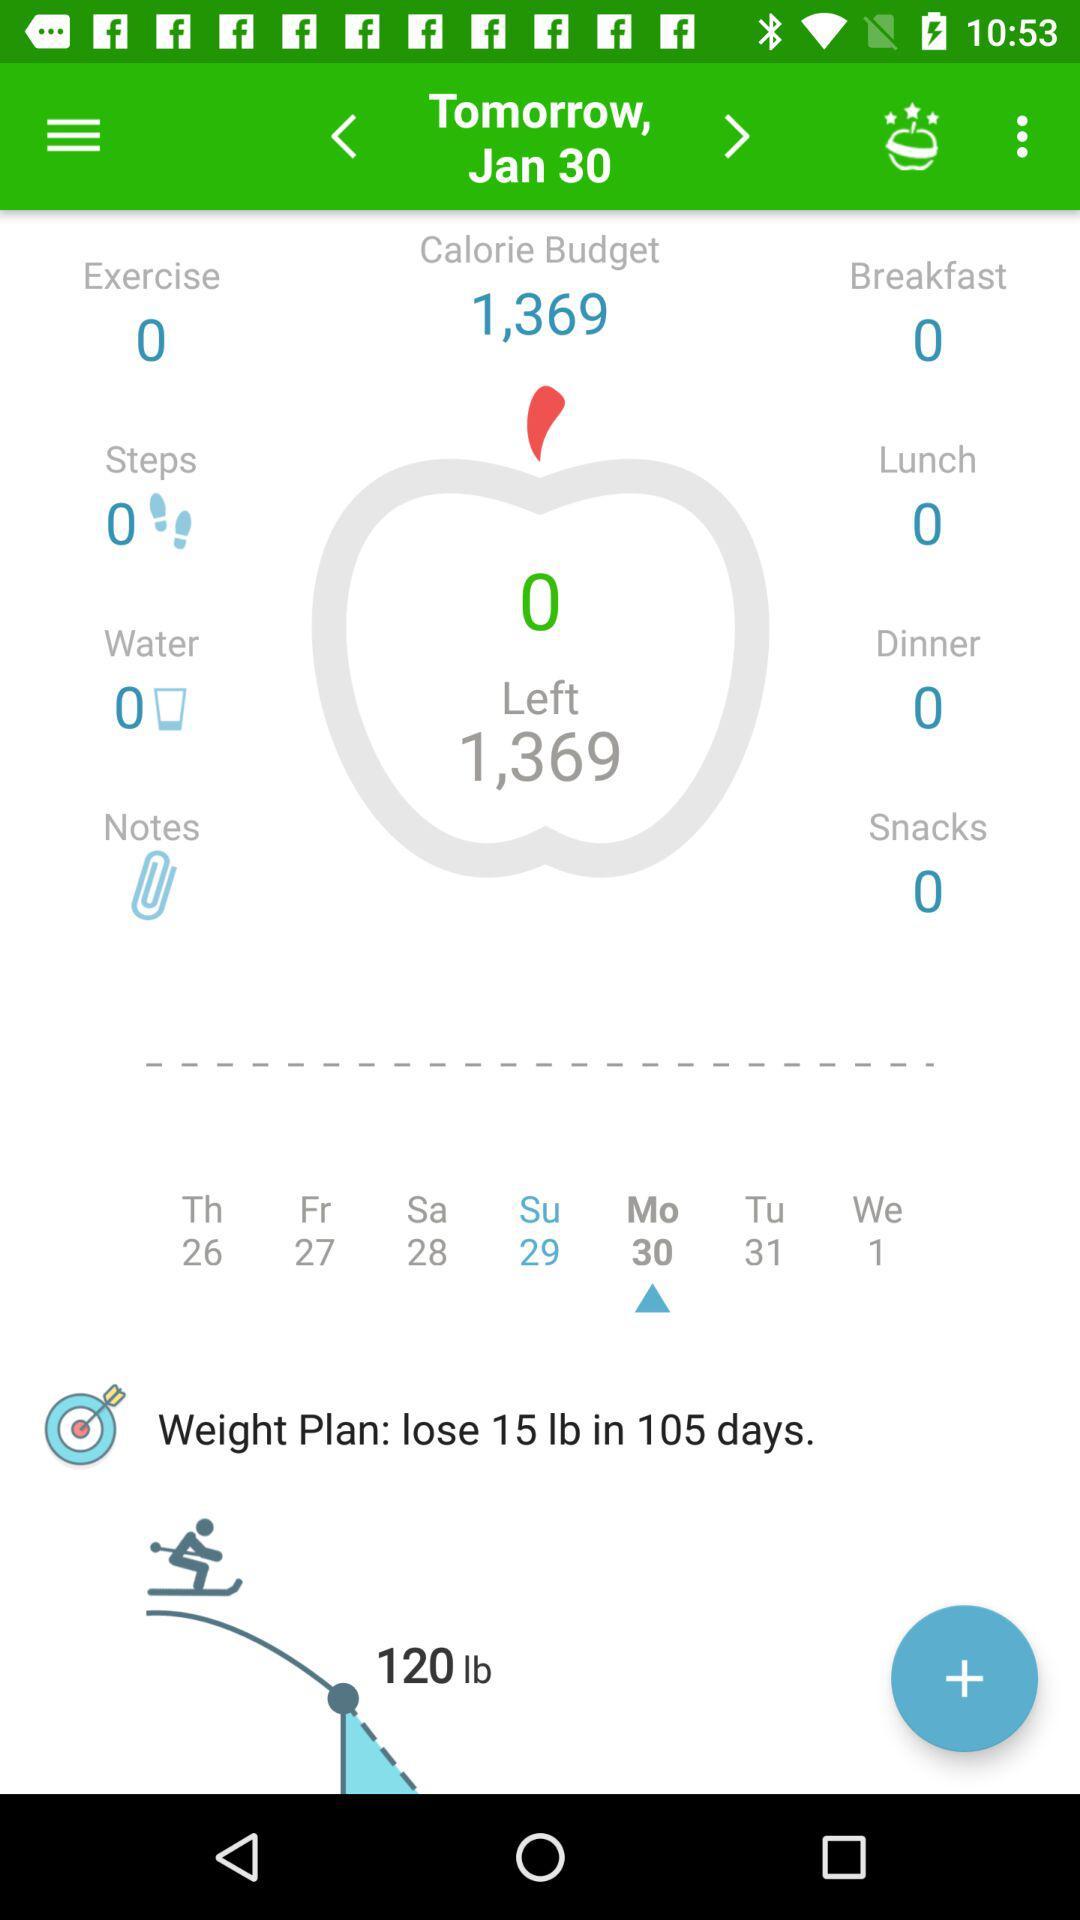  I want to click on next day, so click(737, 135).